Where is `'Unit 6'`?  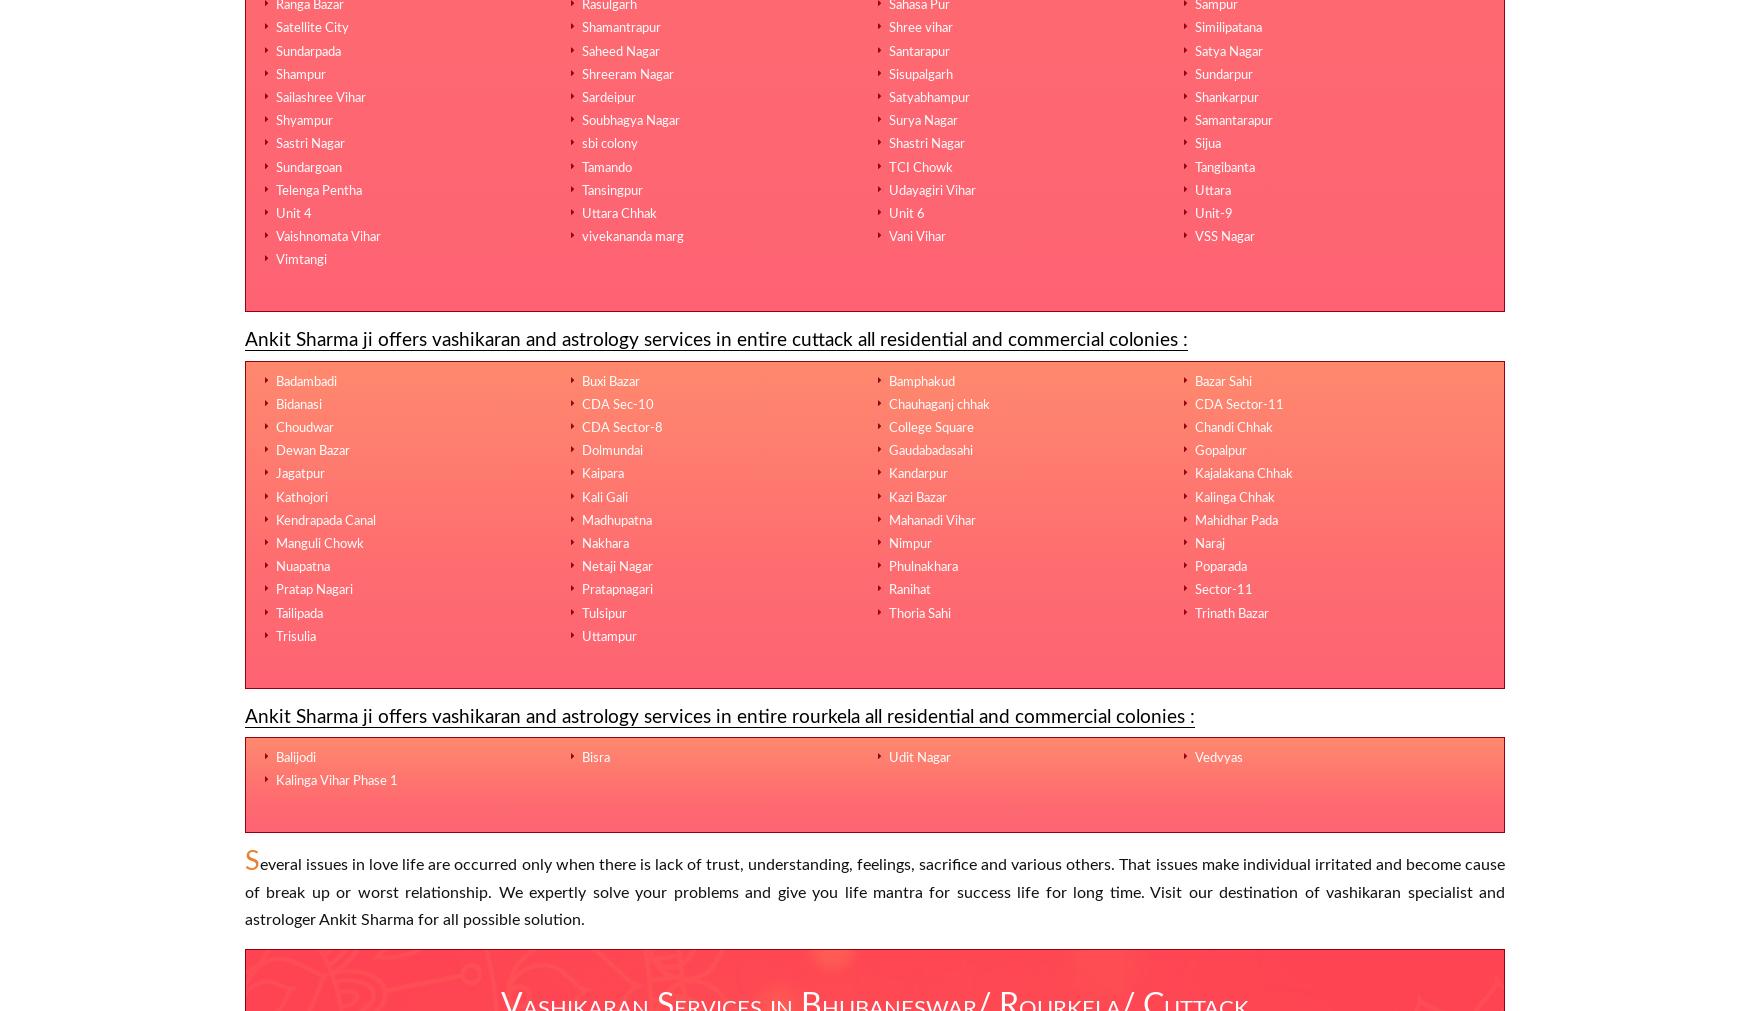
'Unit 6' is located at coordinates (904, 213).